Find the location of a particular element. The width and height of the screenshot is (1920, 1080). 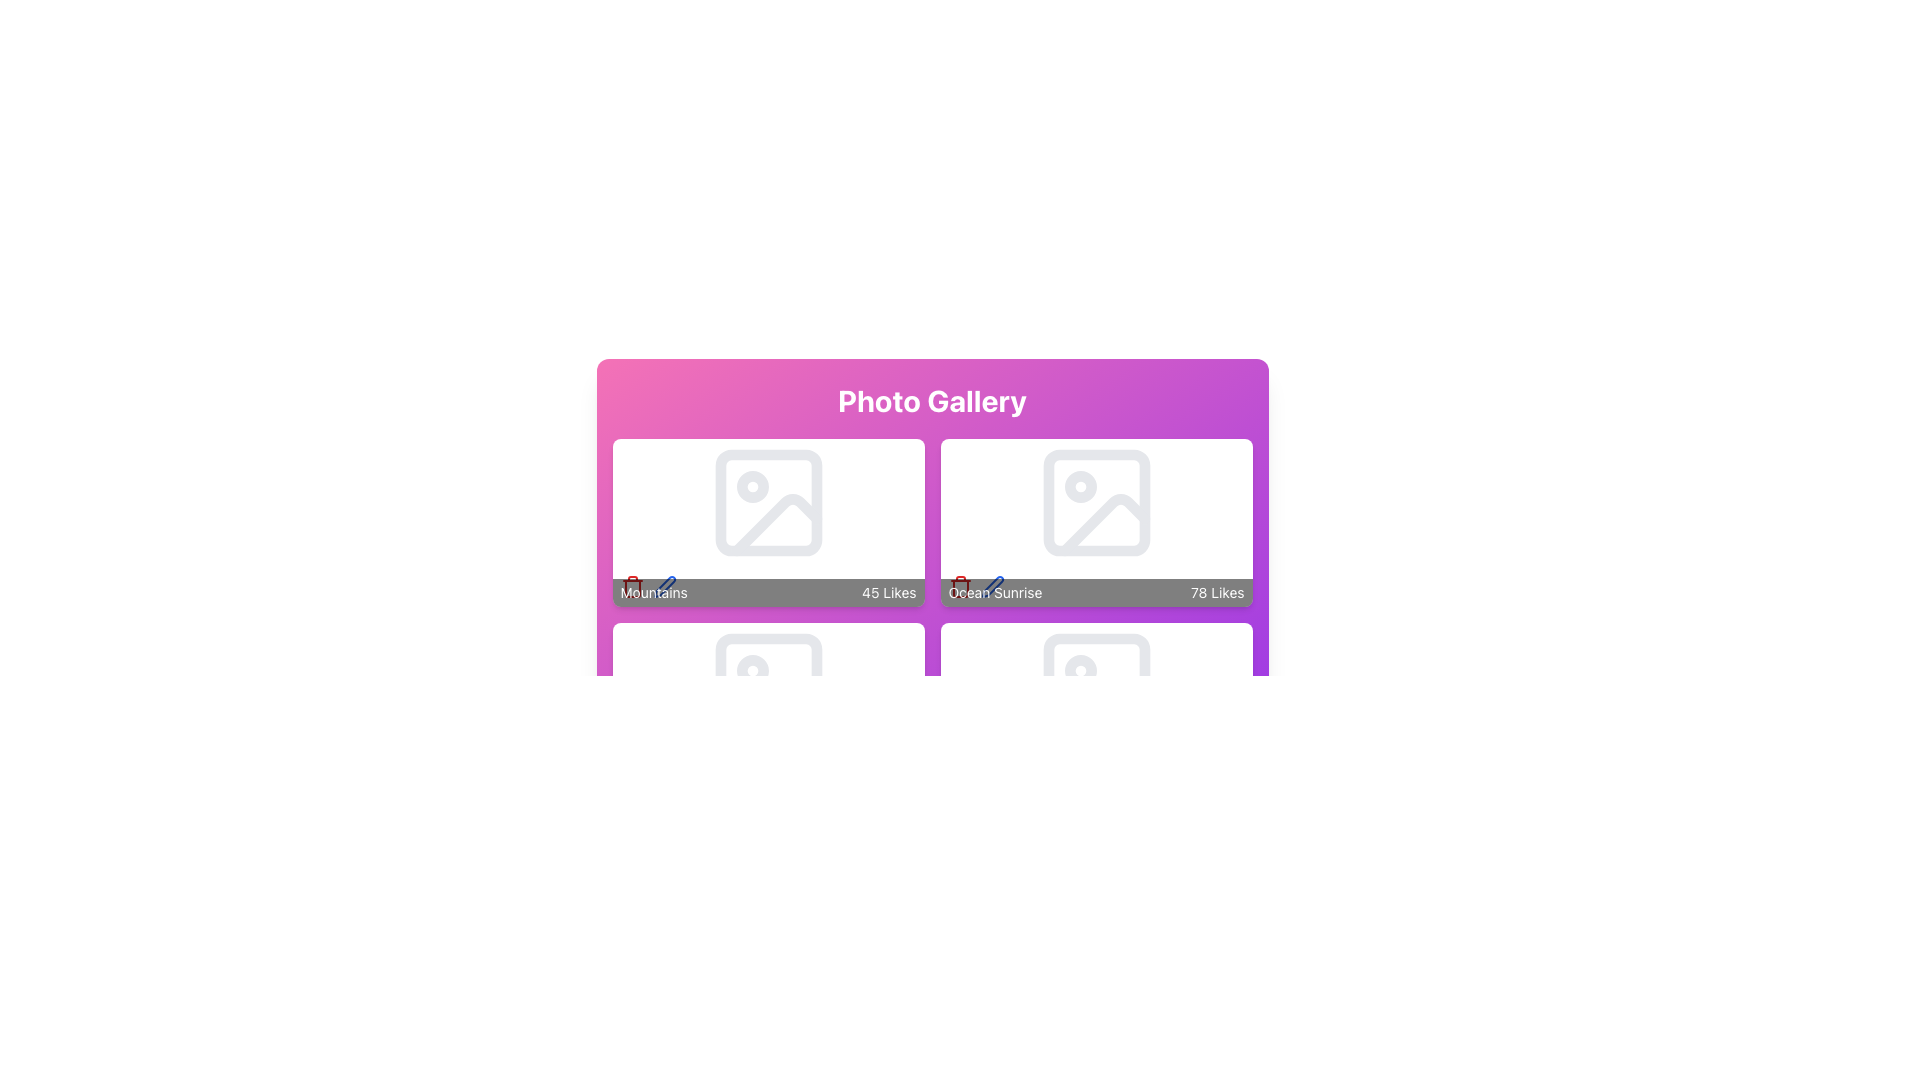

the image placeholder located in the top-left card of the 'Photo Gallery' layout, positioned above the text labels 'Mountains' and '45 Likes' is located at coordinates (767, 501).